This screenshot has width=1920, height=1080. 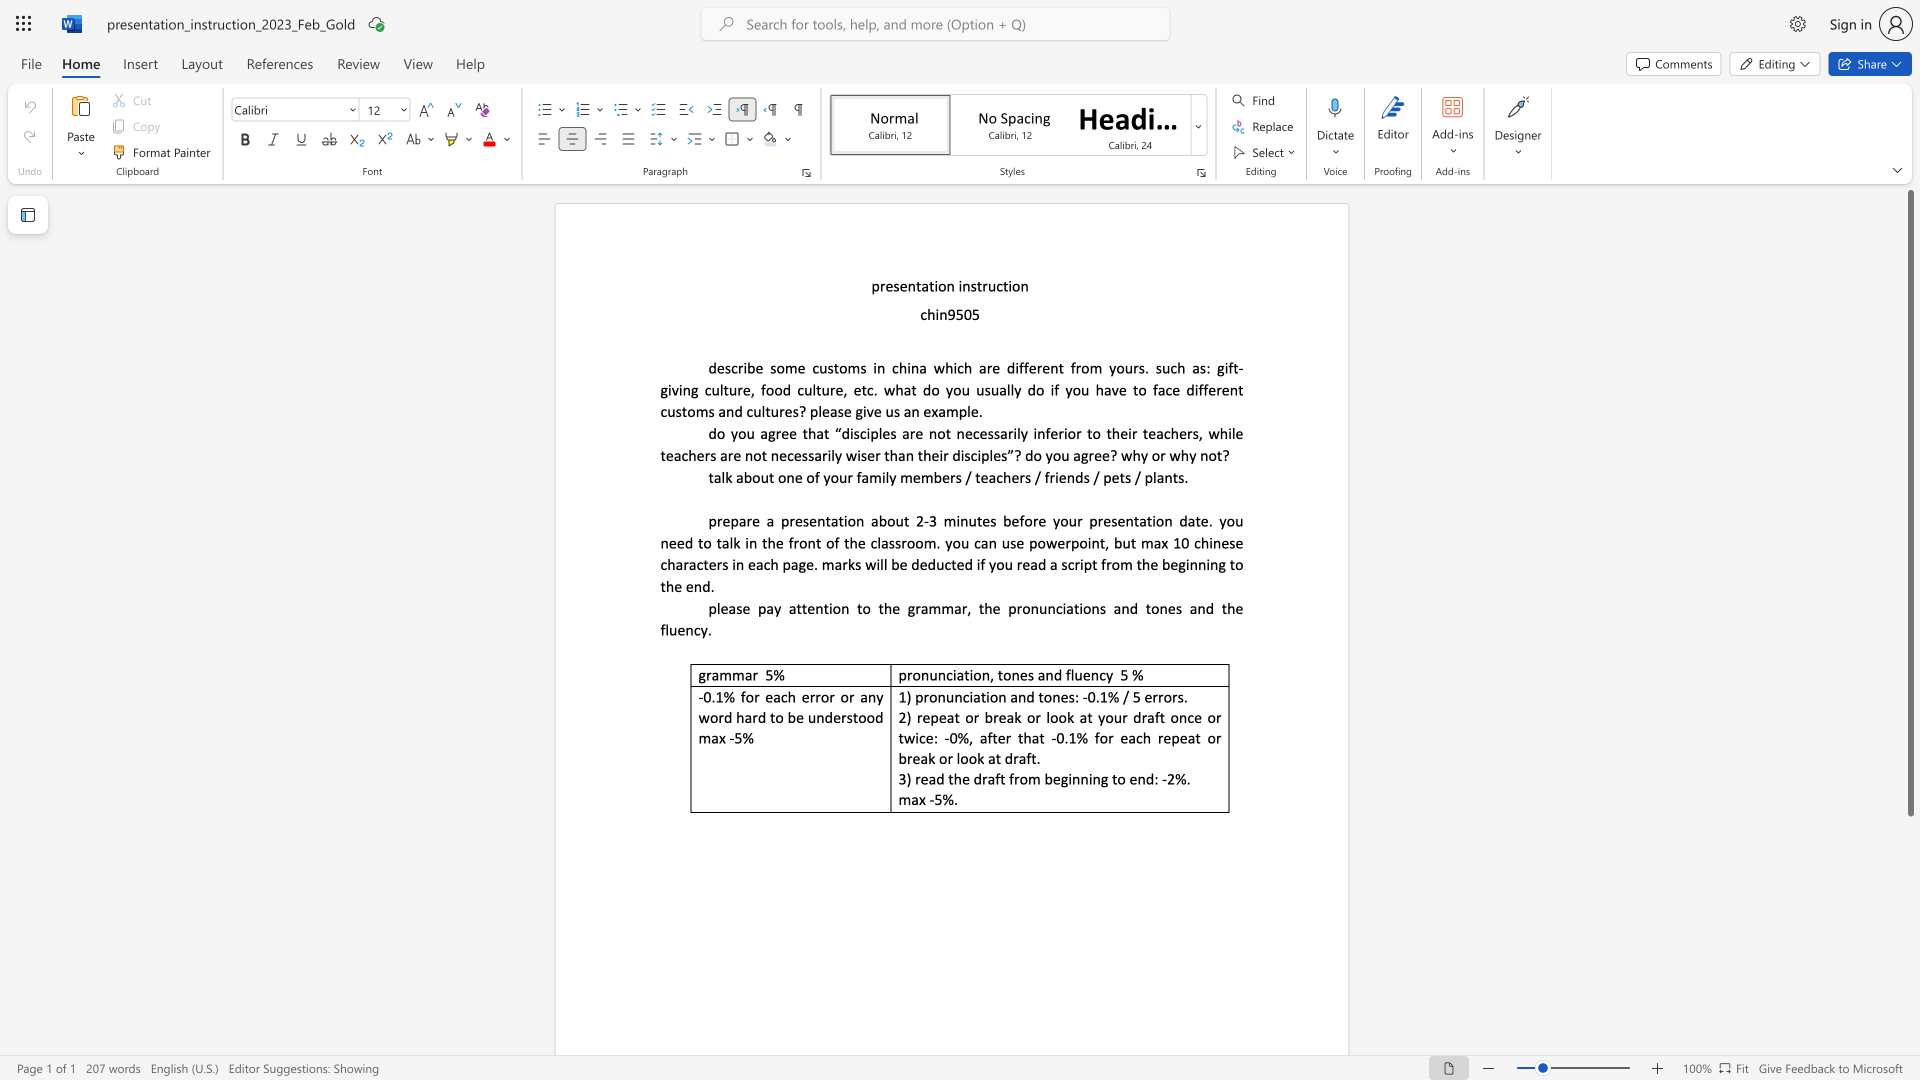 I want to click on the side scrollbar to bring the page down, so click(x=1909, y=920).